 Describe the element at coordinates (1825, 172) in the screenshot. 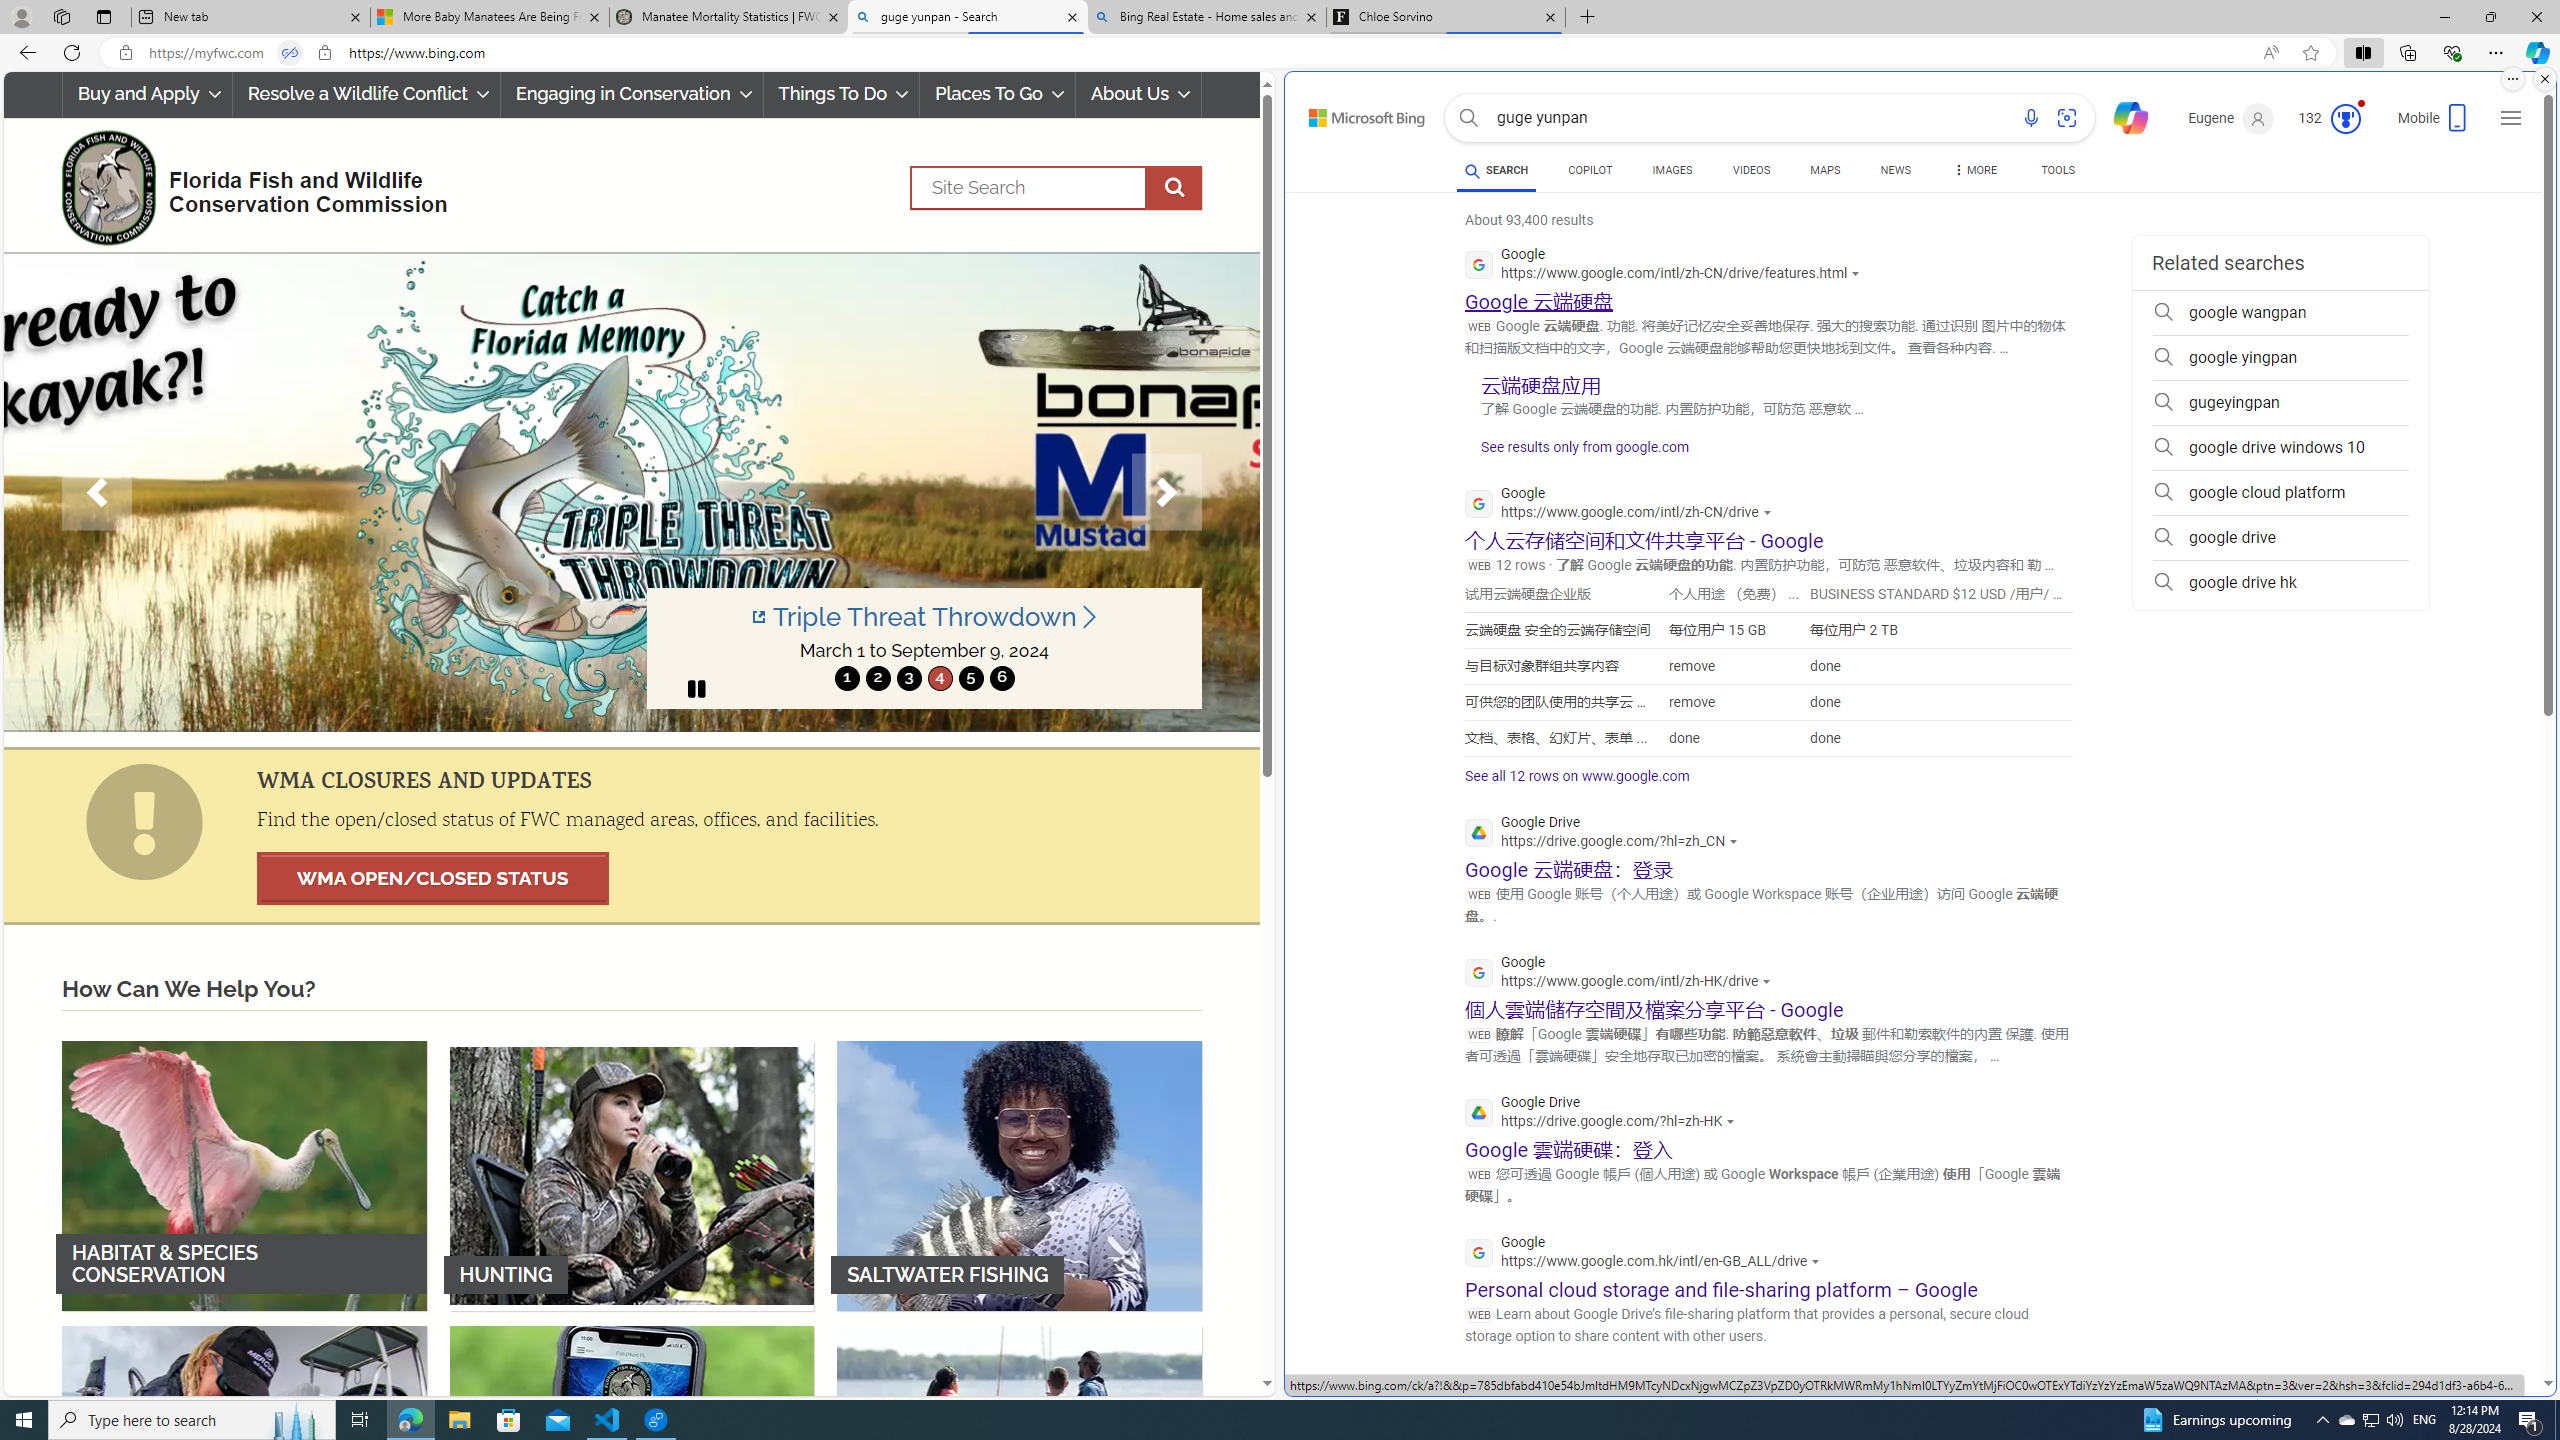

I see `'MAPS'` at that location.